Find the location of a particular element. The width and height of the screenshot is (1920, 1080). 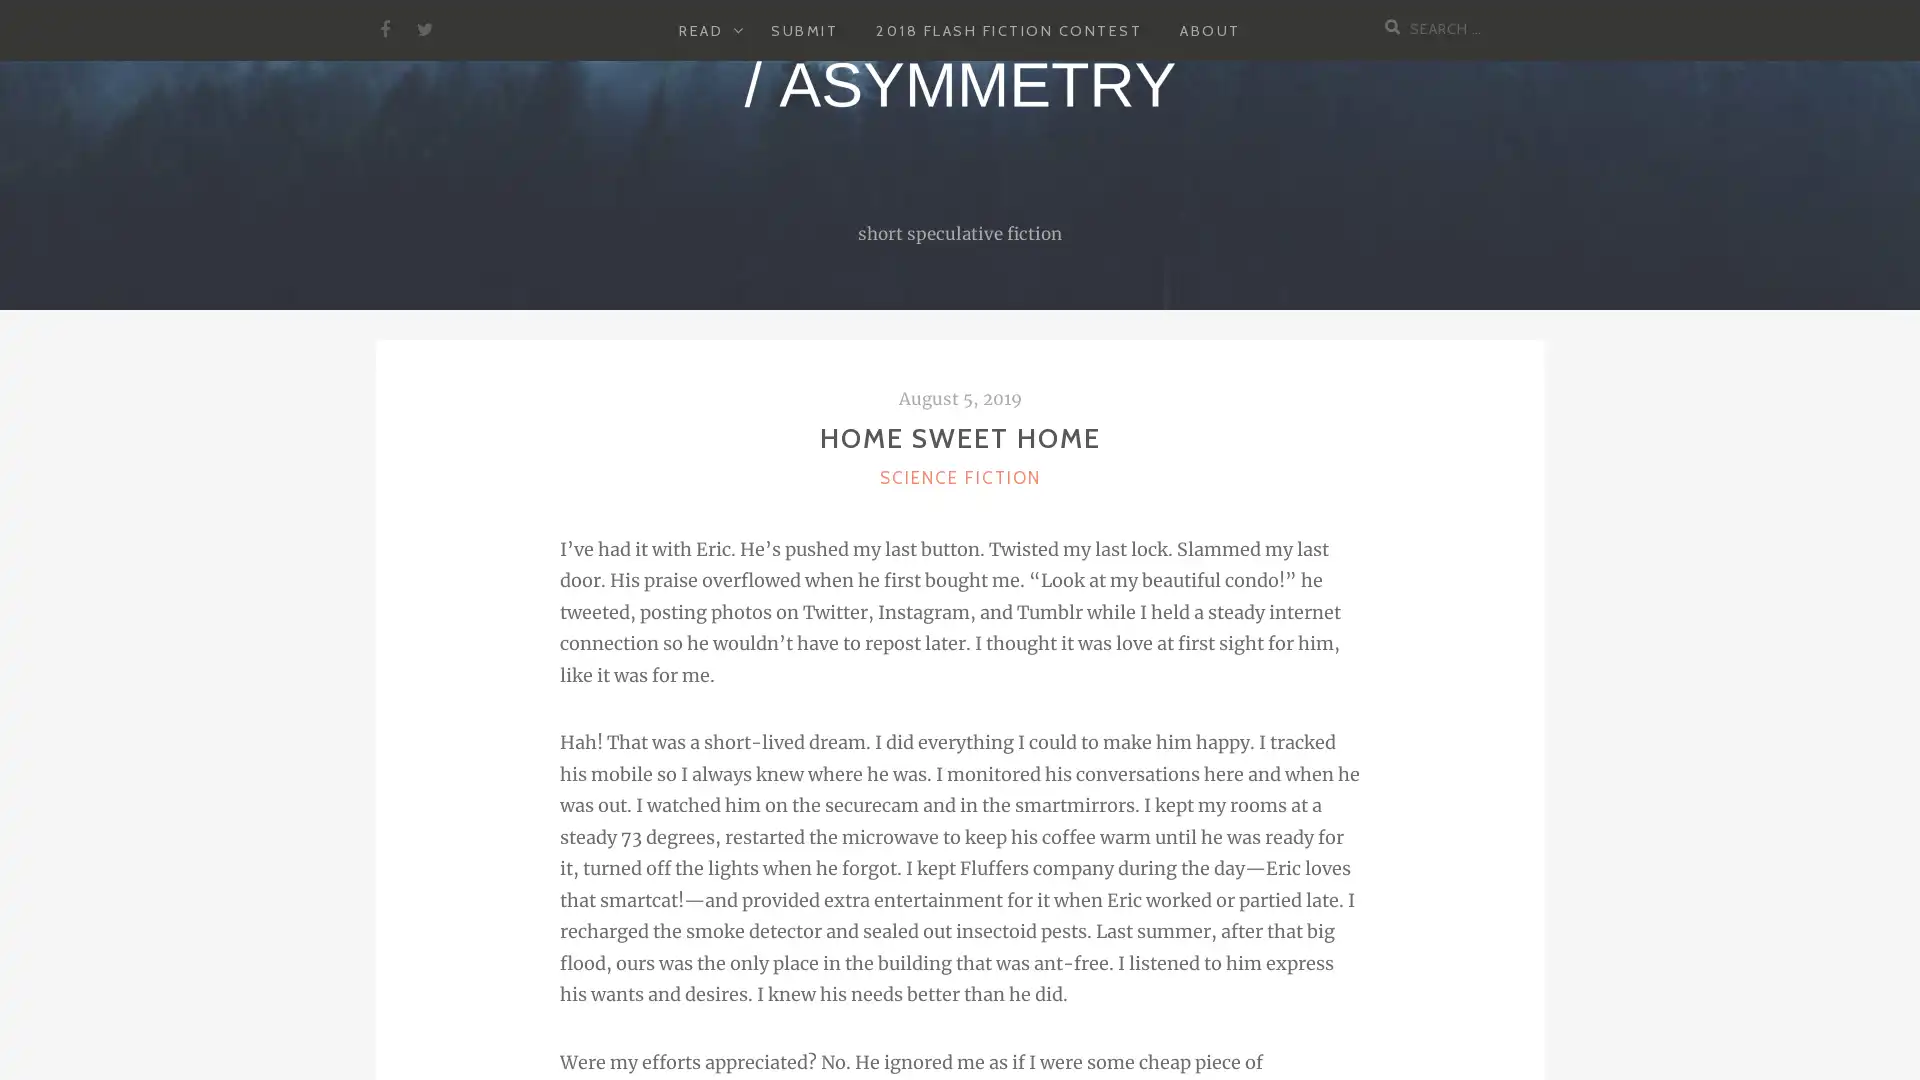

EXPAND CHILD MENU is located at coordinates (736, 29).